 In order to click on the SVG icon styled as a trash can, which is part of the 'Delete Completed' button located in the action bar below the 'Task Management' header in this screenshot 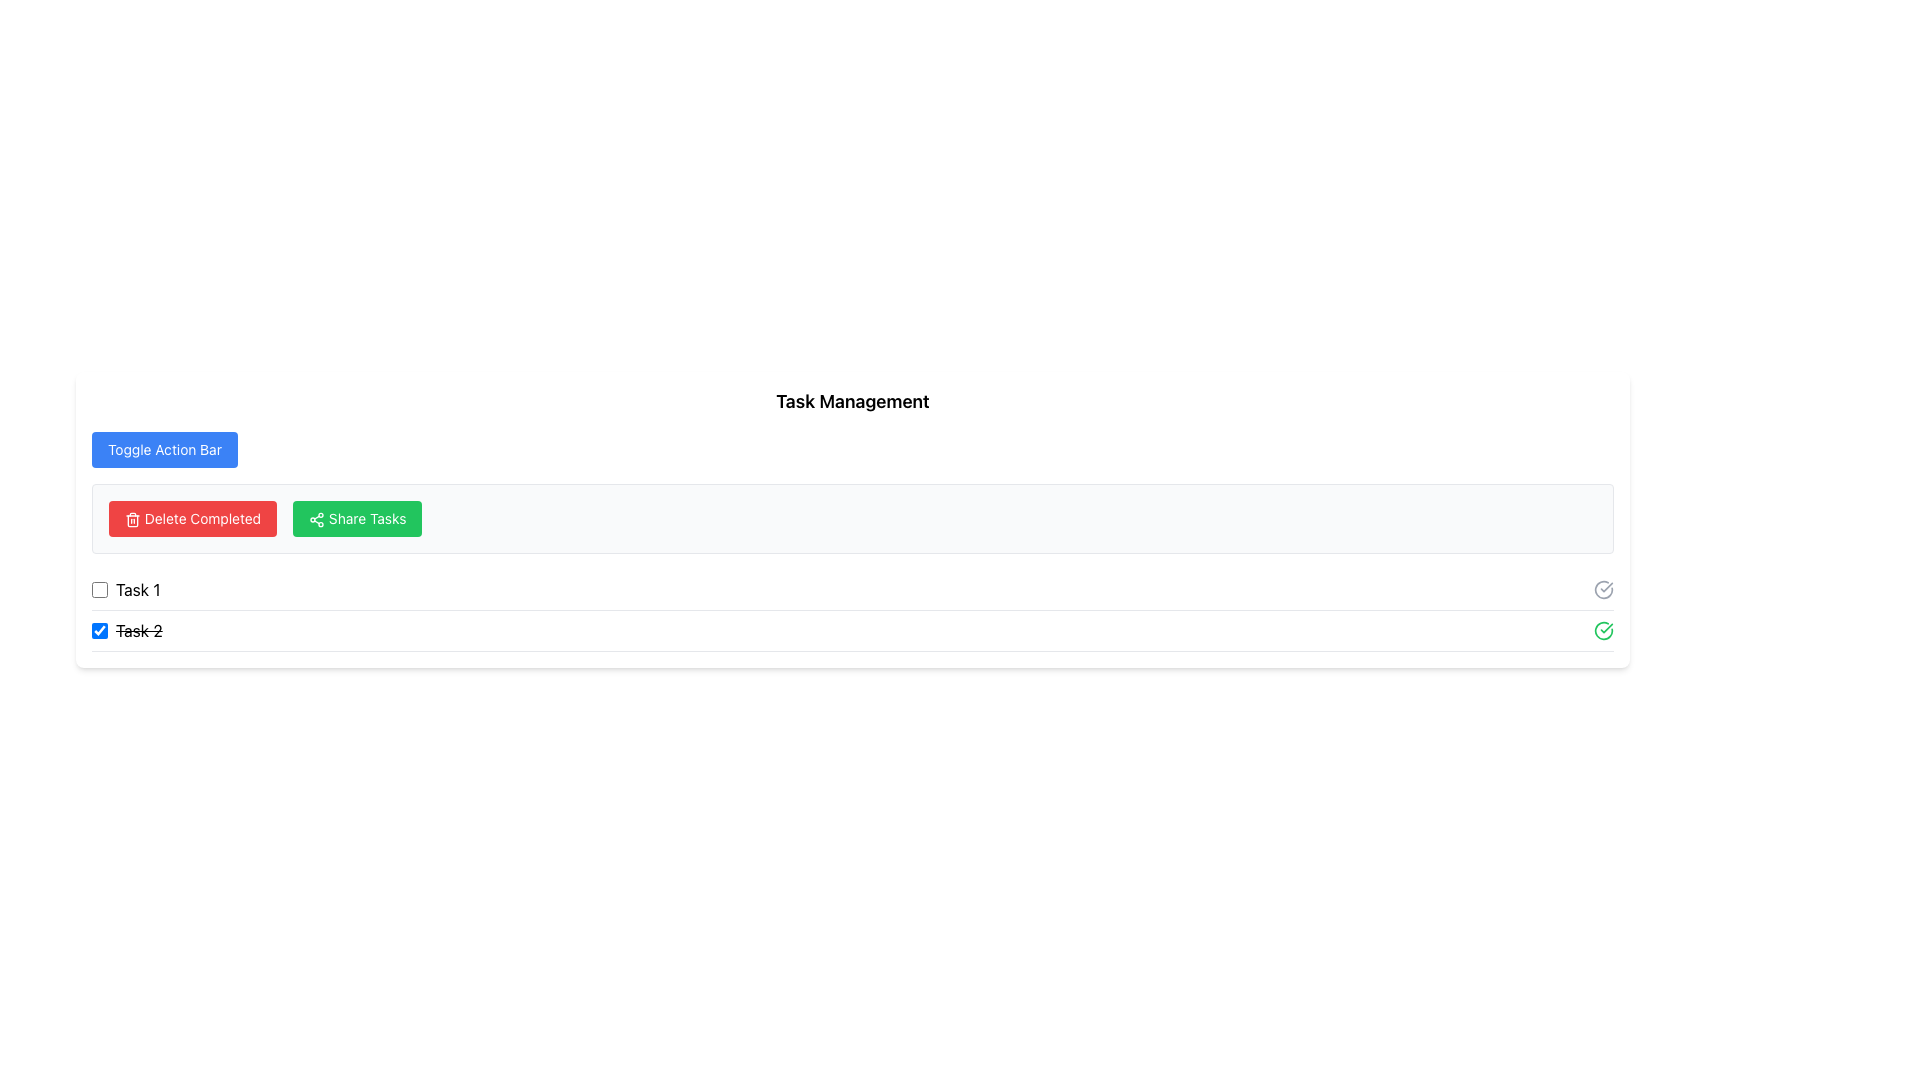, I will do `click(132, 519)`.